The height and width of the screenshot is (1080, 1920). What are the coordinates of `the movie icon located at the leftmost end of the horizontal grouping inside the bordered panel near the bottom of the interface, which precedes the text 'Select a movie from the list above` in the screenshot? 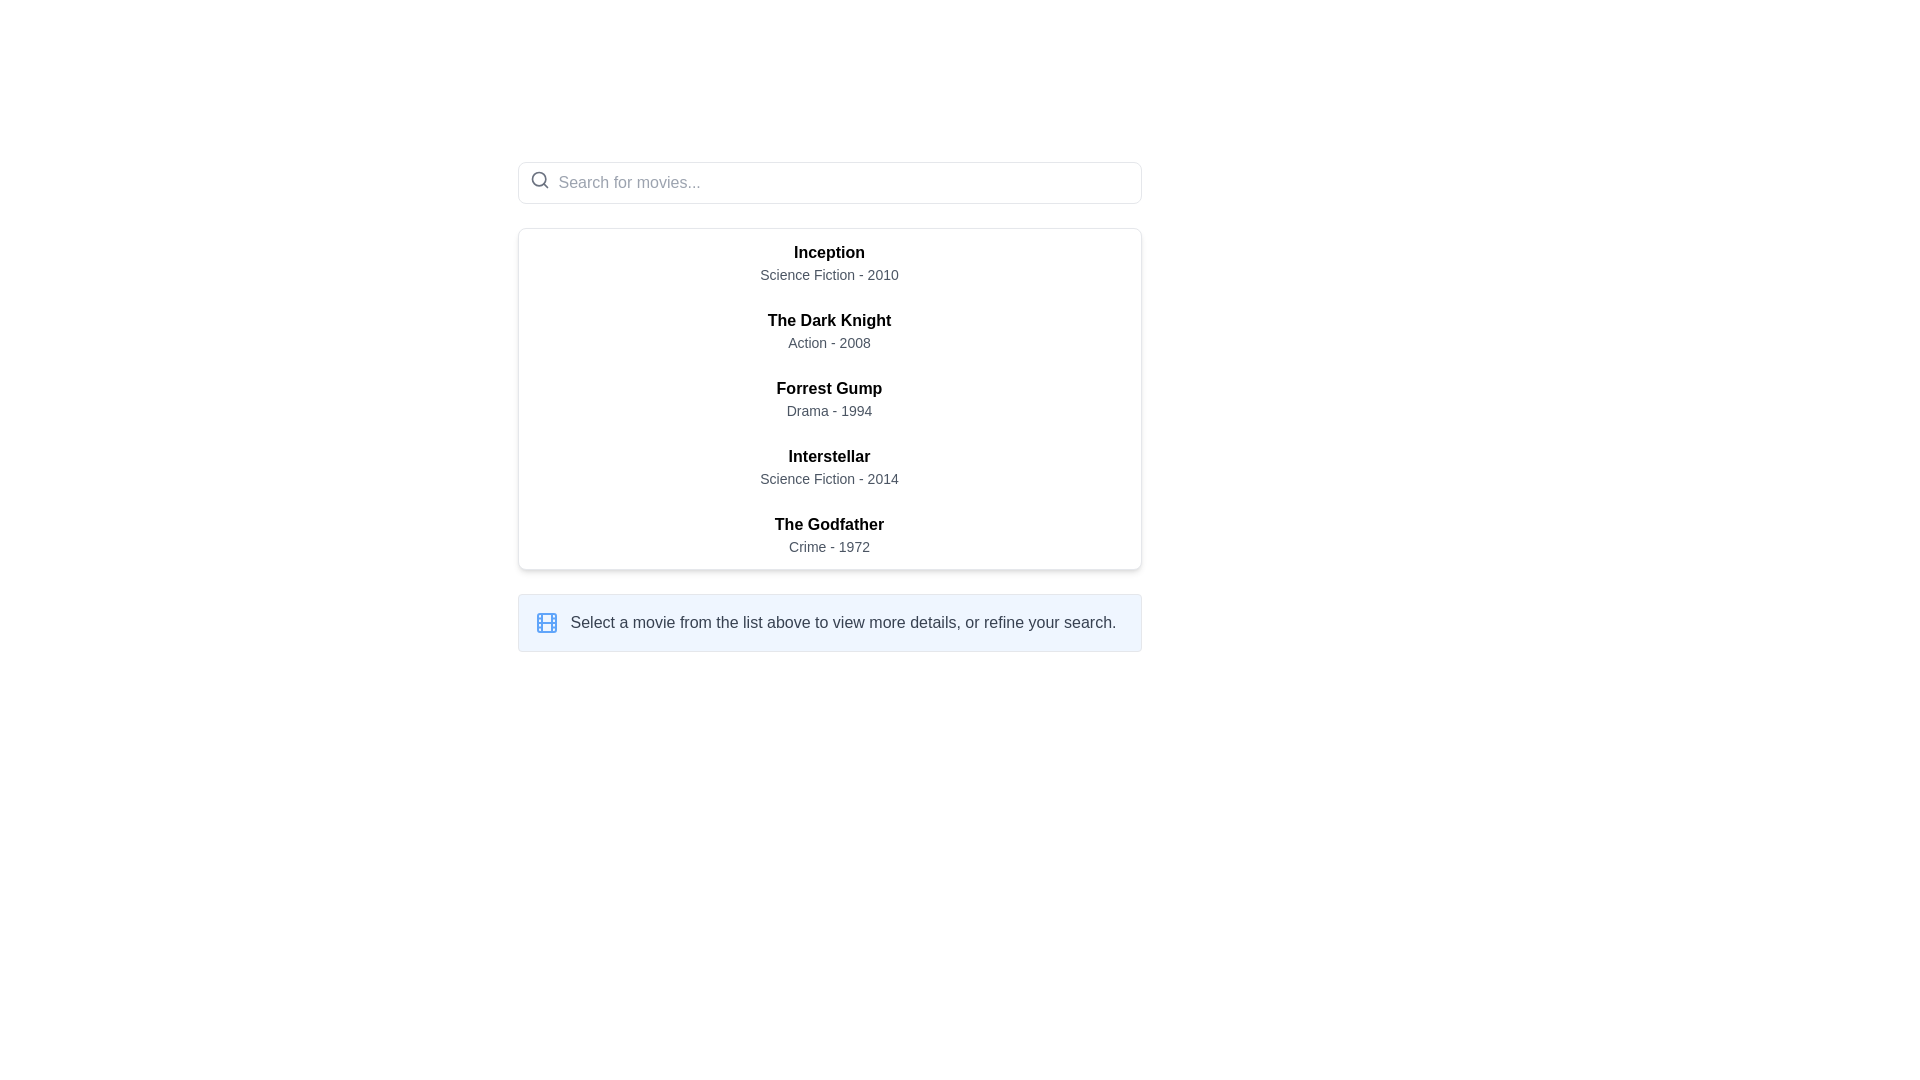 It's located at (546, 622).